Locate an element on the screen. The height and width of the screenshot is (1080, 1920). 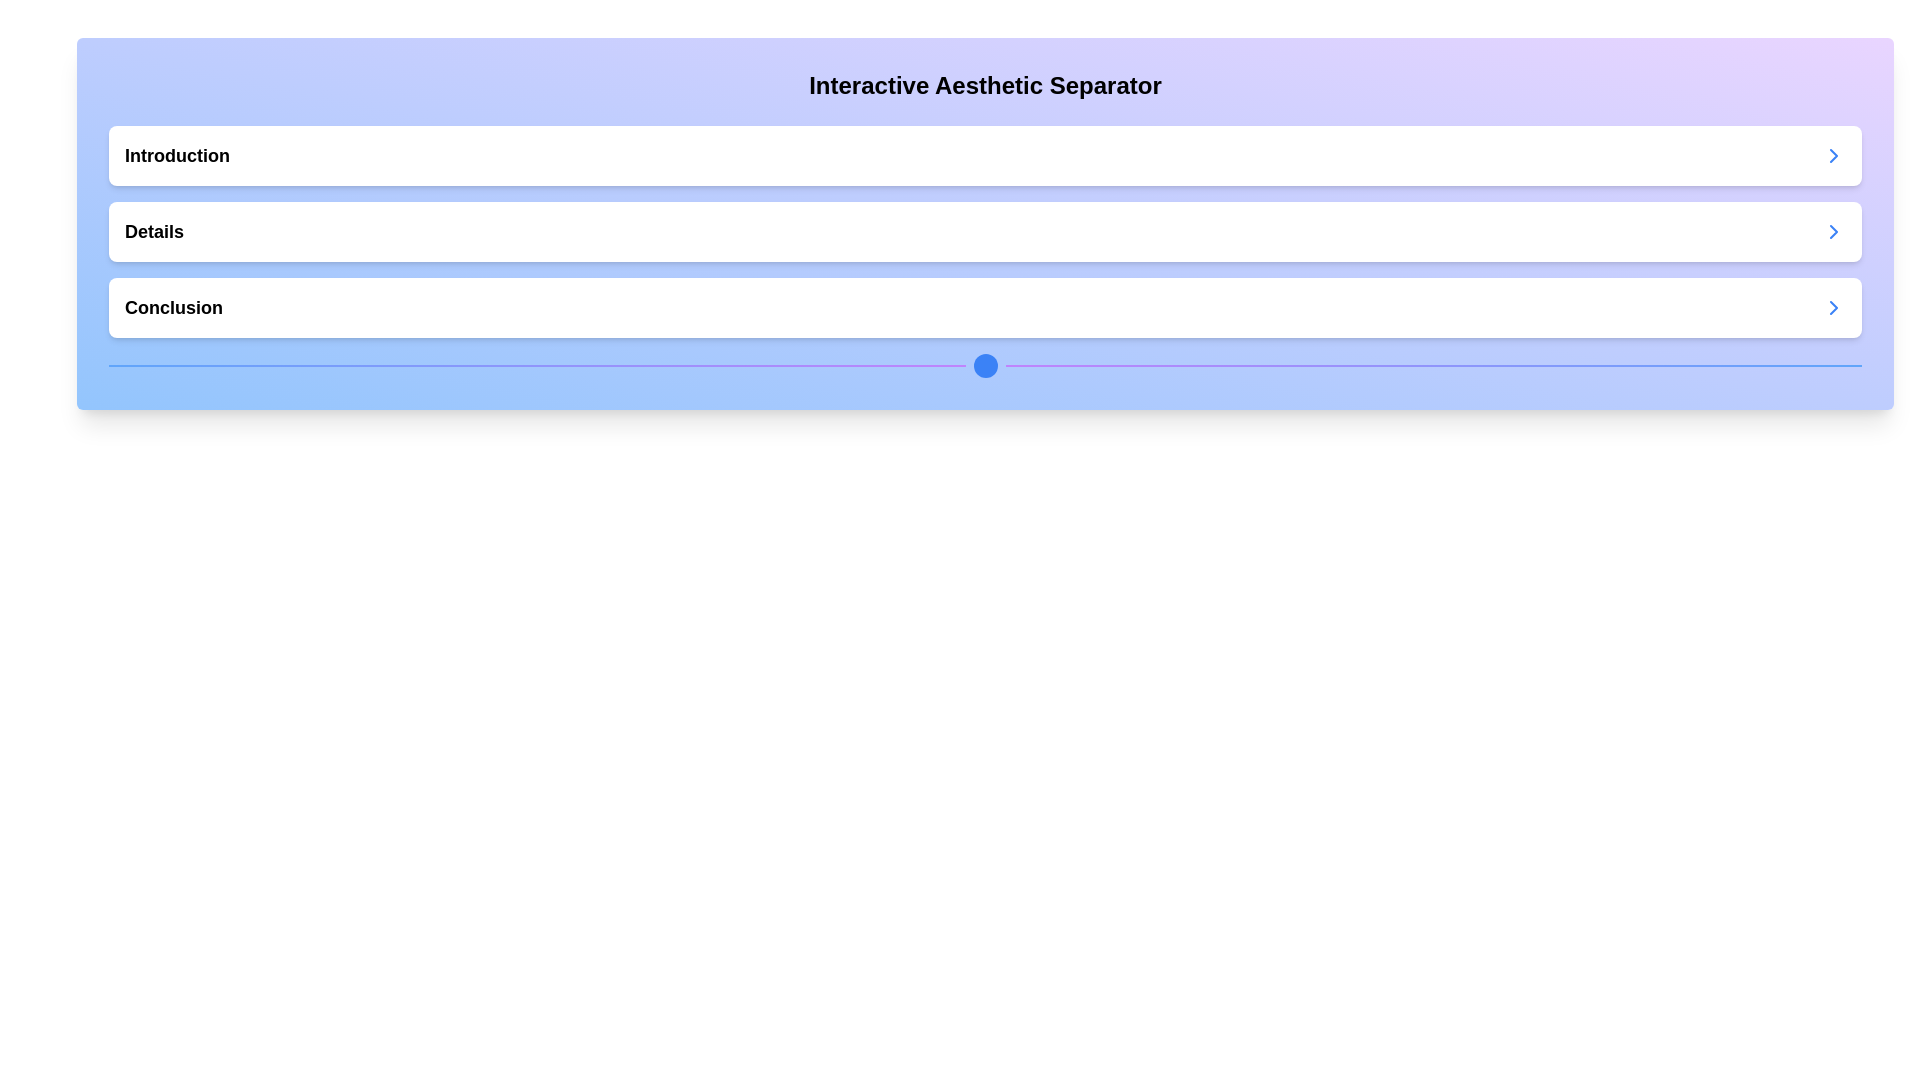
the 'Details' section located in the middle of the vertically-stacked layout under 'Interactive Aesthetic Separator' is located at coordinates (985, 230).